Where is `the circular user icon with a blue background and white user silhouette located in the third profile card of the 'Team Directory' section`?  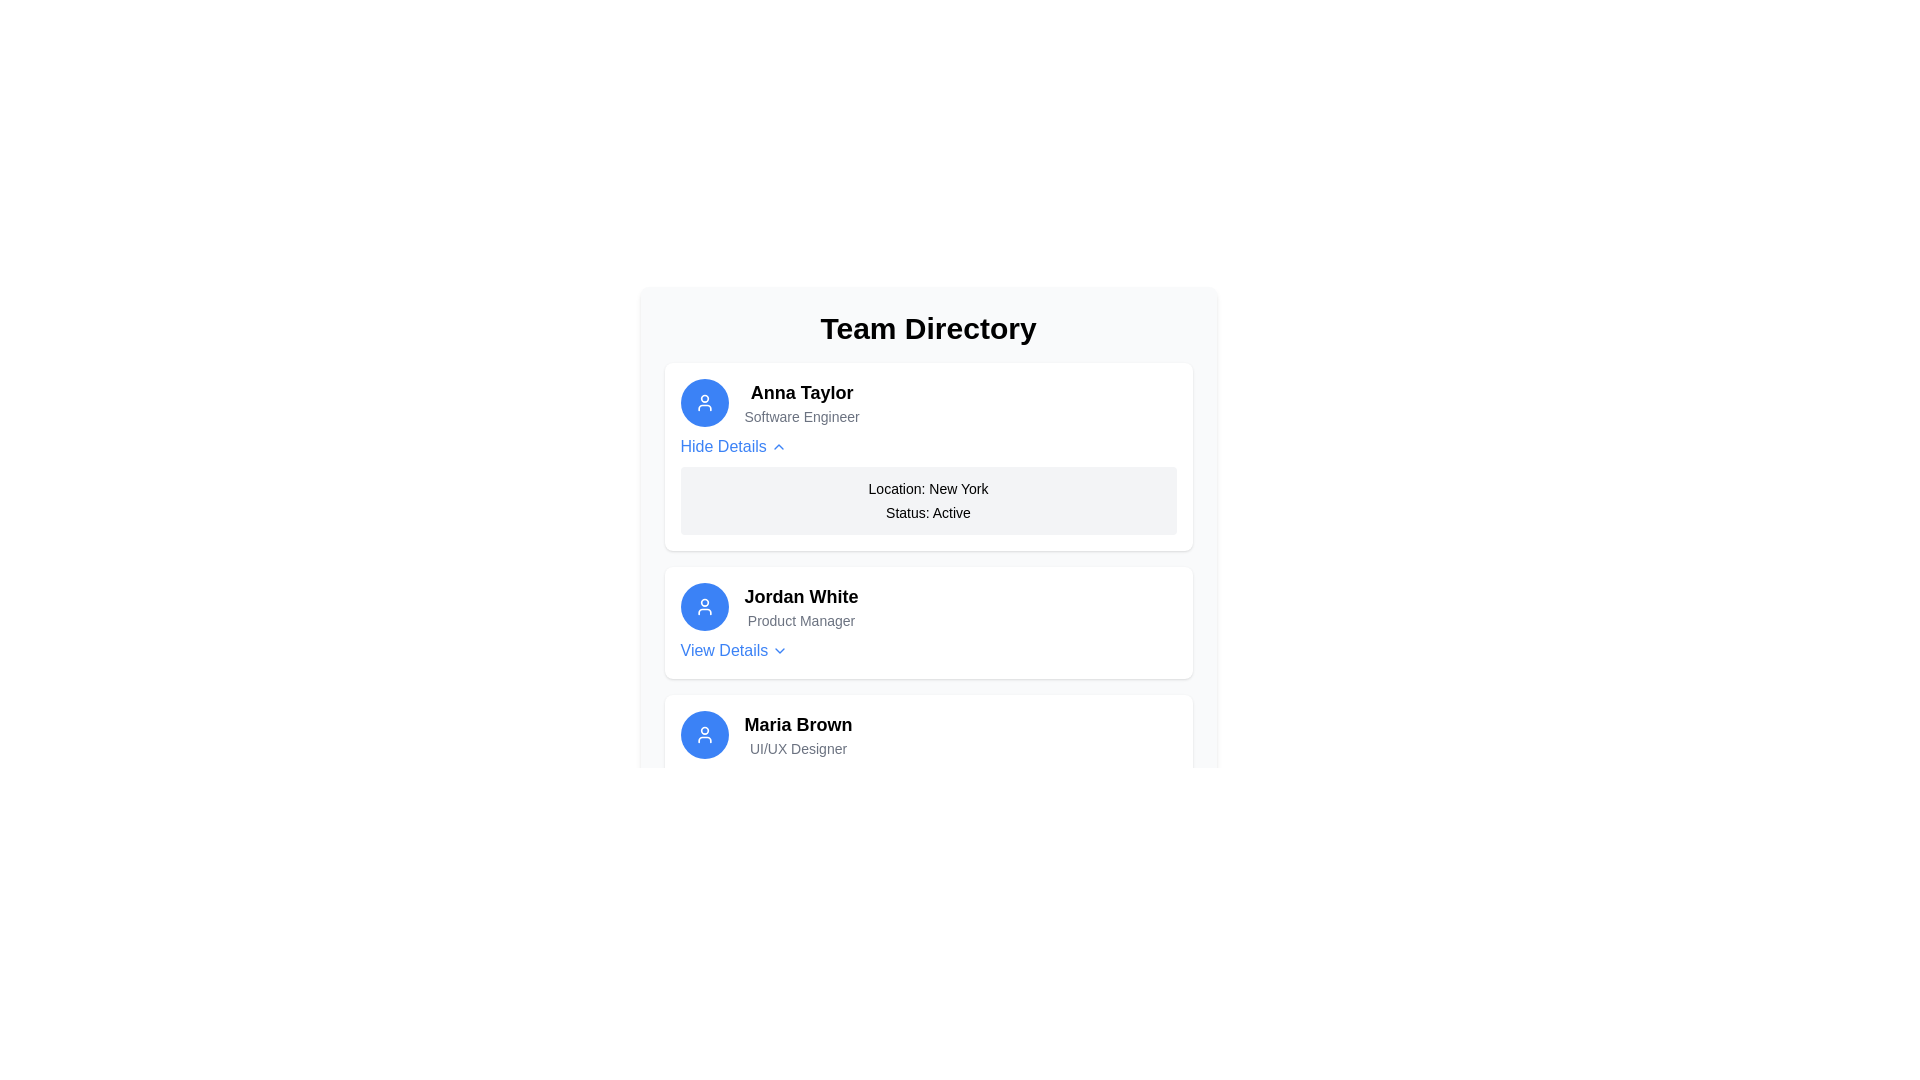
the circular user icon with a blue background and white user silhouette located in the third profile card of the 'Team Directory' section is located at coordinates (704, 735).